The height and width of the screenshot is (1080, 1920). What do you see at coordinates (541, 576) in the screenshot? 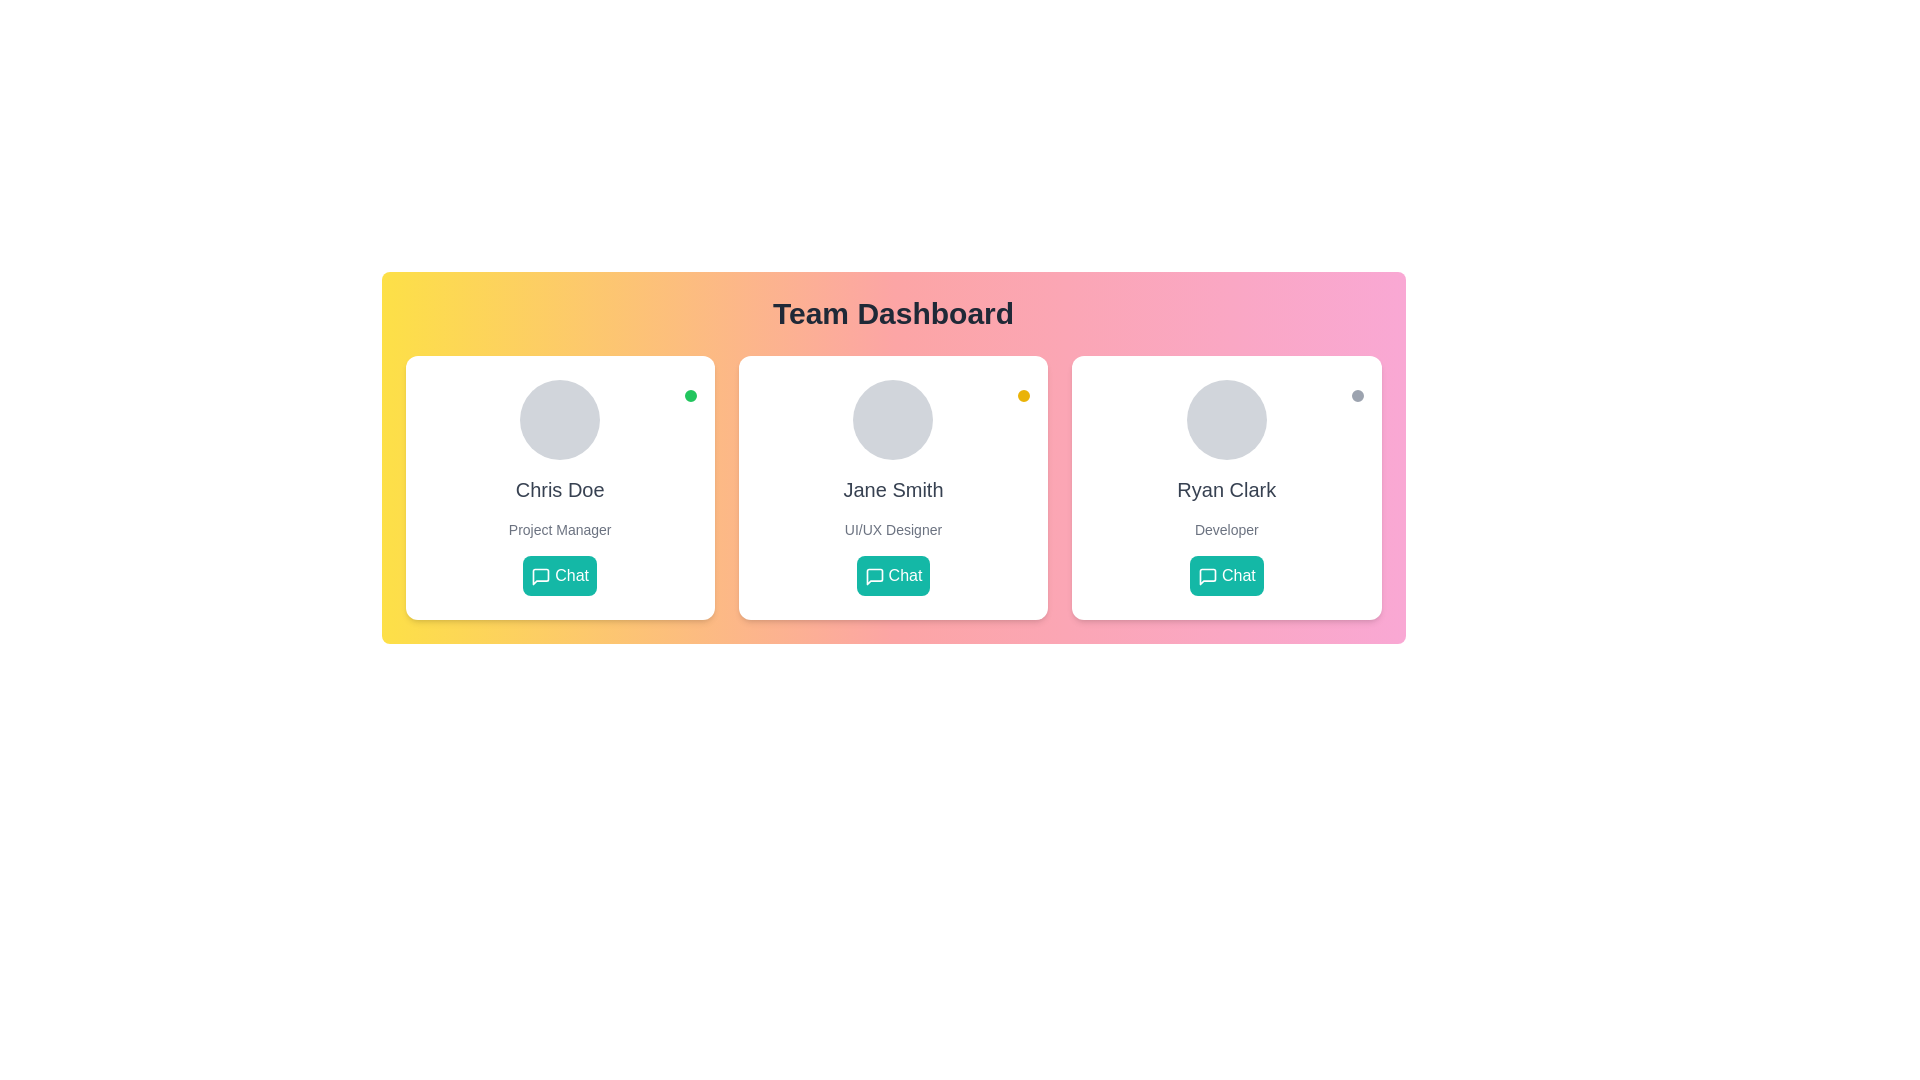
I see `the teal speech bubble icon that is centrally positioned within the 'Chat' button under the profile card for 'Chris Doe, Project Manager'` at bounding box center [541, 576].